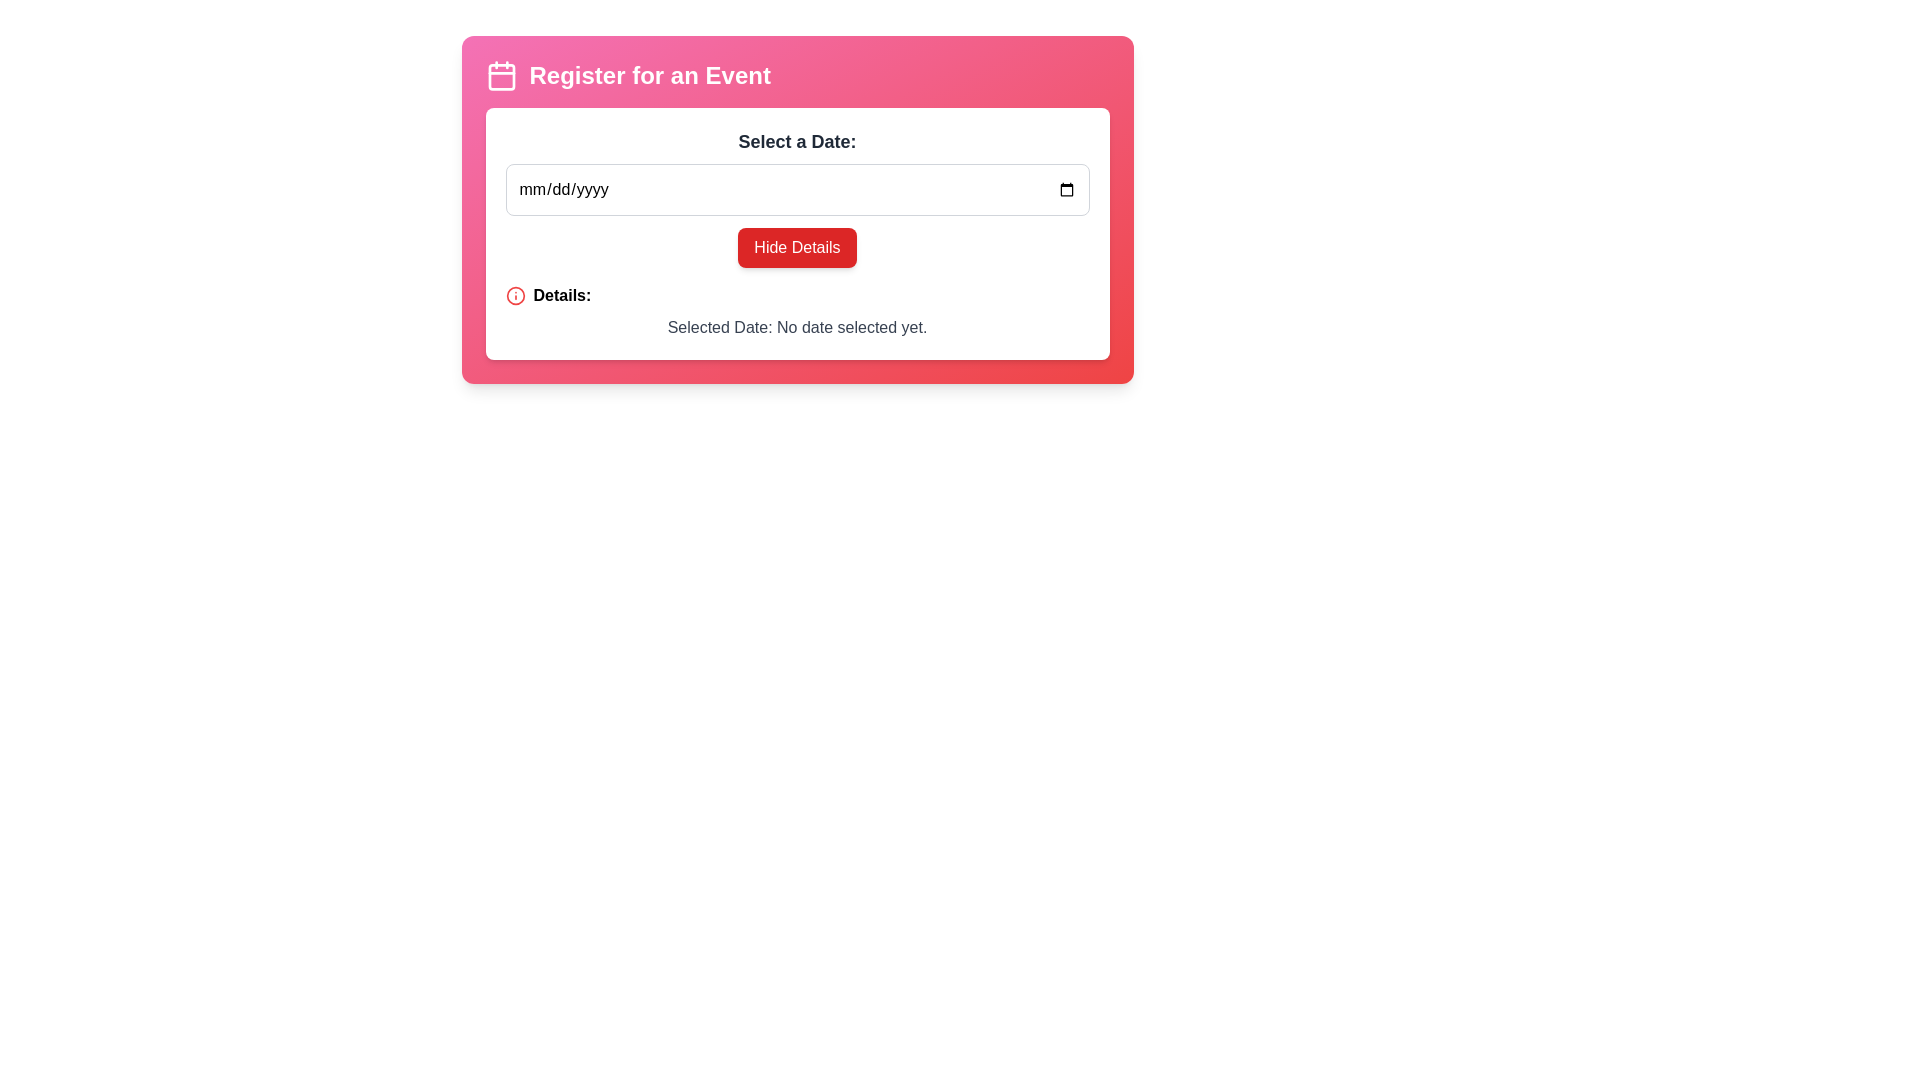 The width and height of the screenshot is (1920, 1080). Describe the element at coordinates (796, 312) in the screenshot. I see `the text display element that shows 'Details:' followed by 'Selected Date: No date selected yet.' with a red information icon, located below the 'Hide Details' button` at that location.